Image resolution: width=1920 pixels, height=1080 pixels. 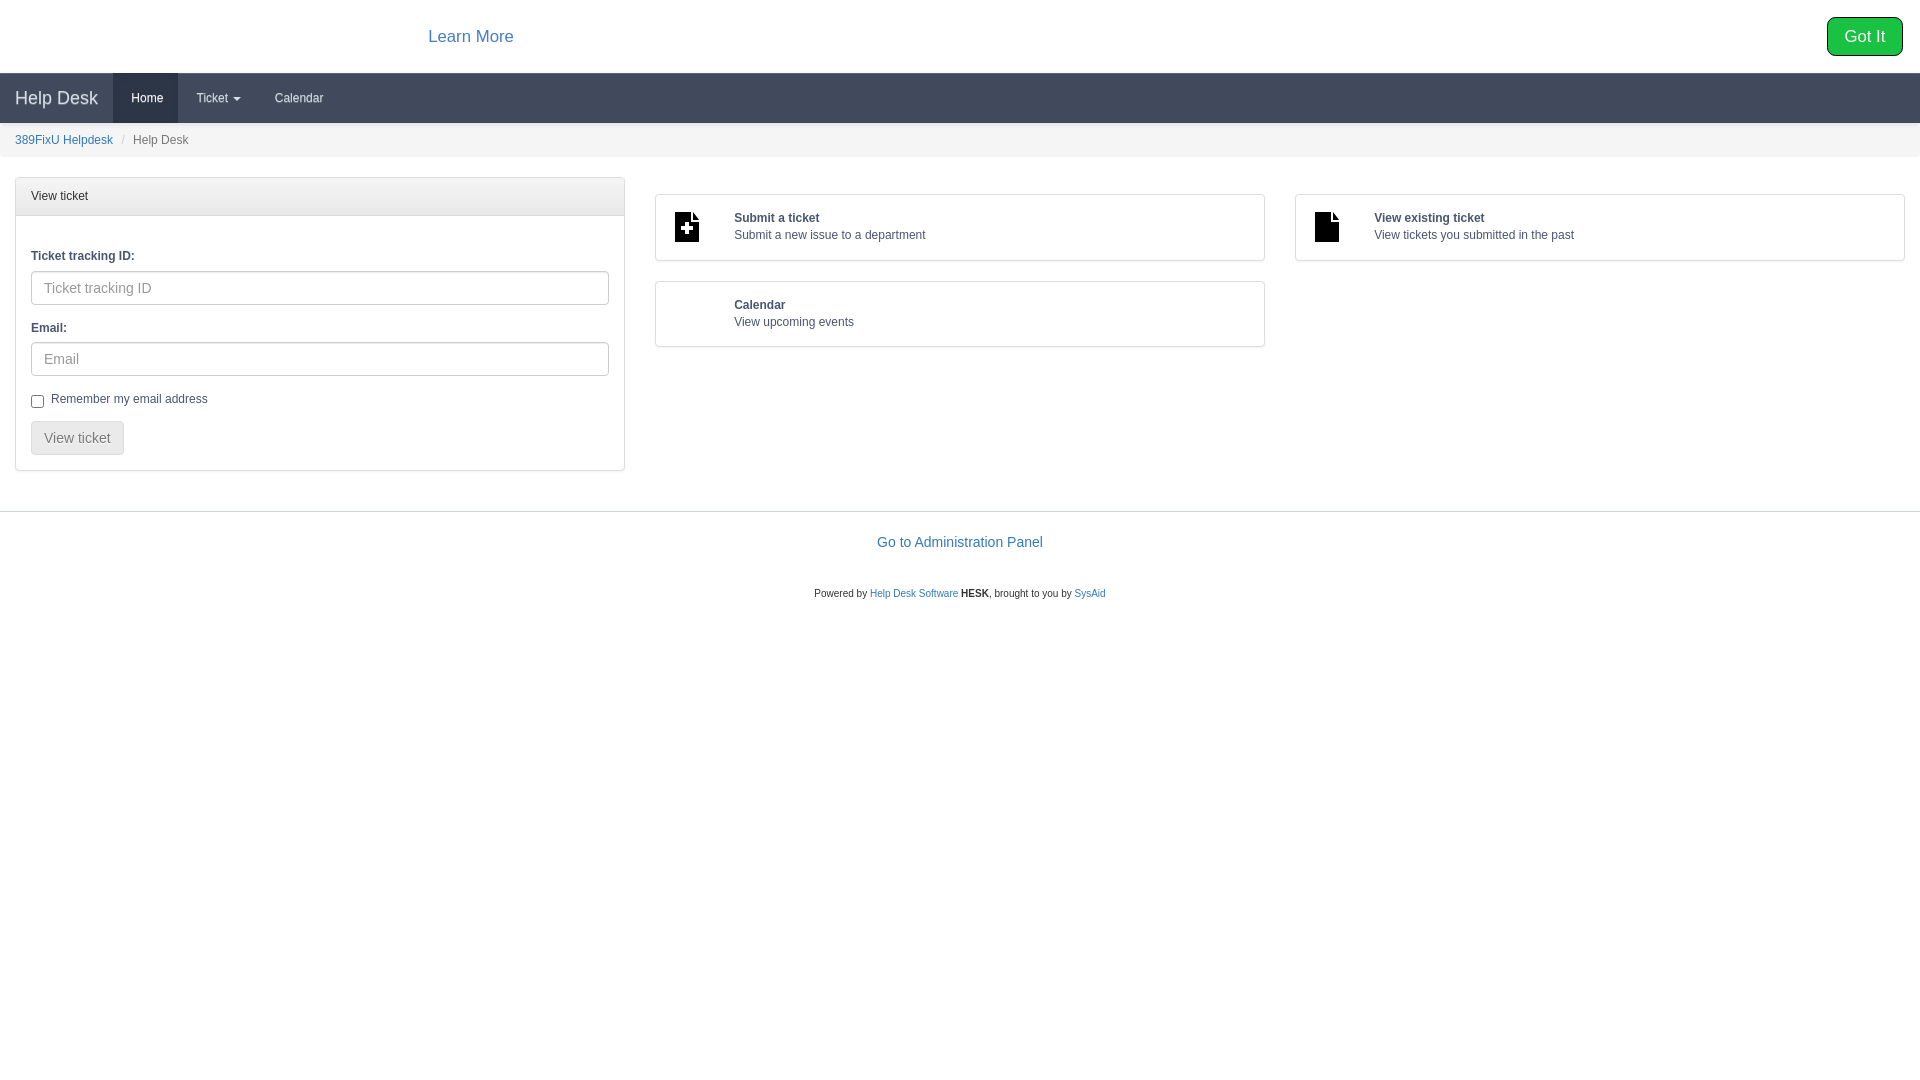 I want to click on ' Ticket', so click(x=216, y=97).